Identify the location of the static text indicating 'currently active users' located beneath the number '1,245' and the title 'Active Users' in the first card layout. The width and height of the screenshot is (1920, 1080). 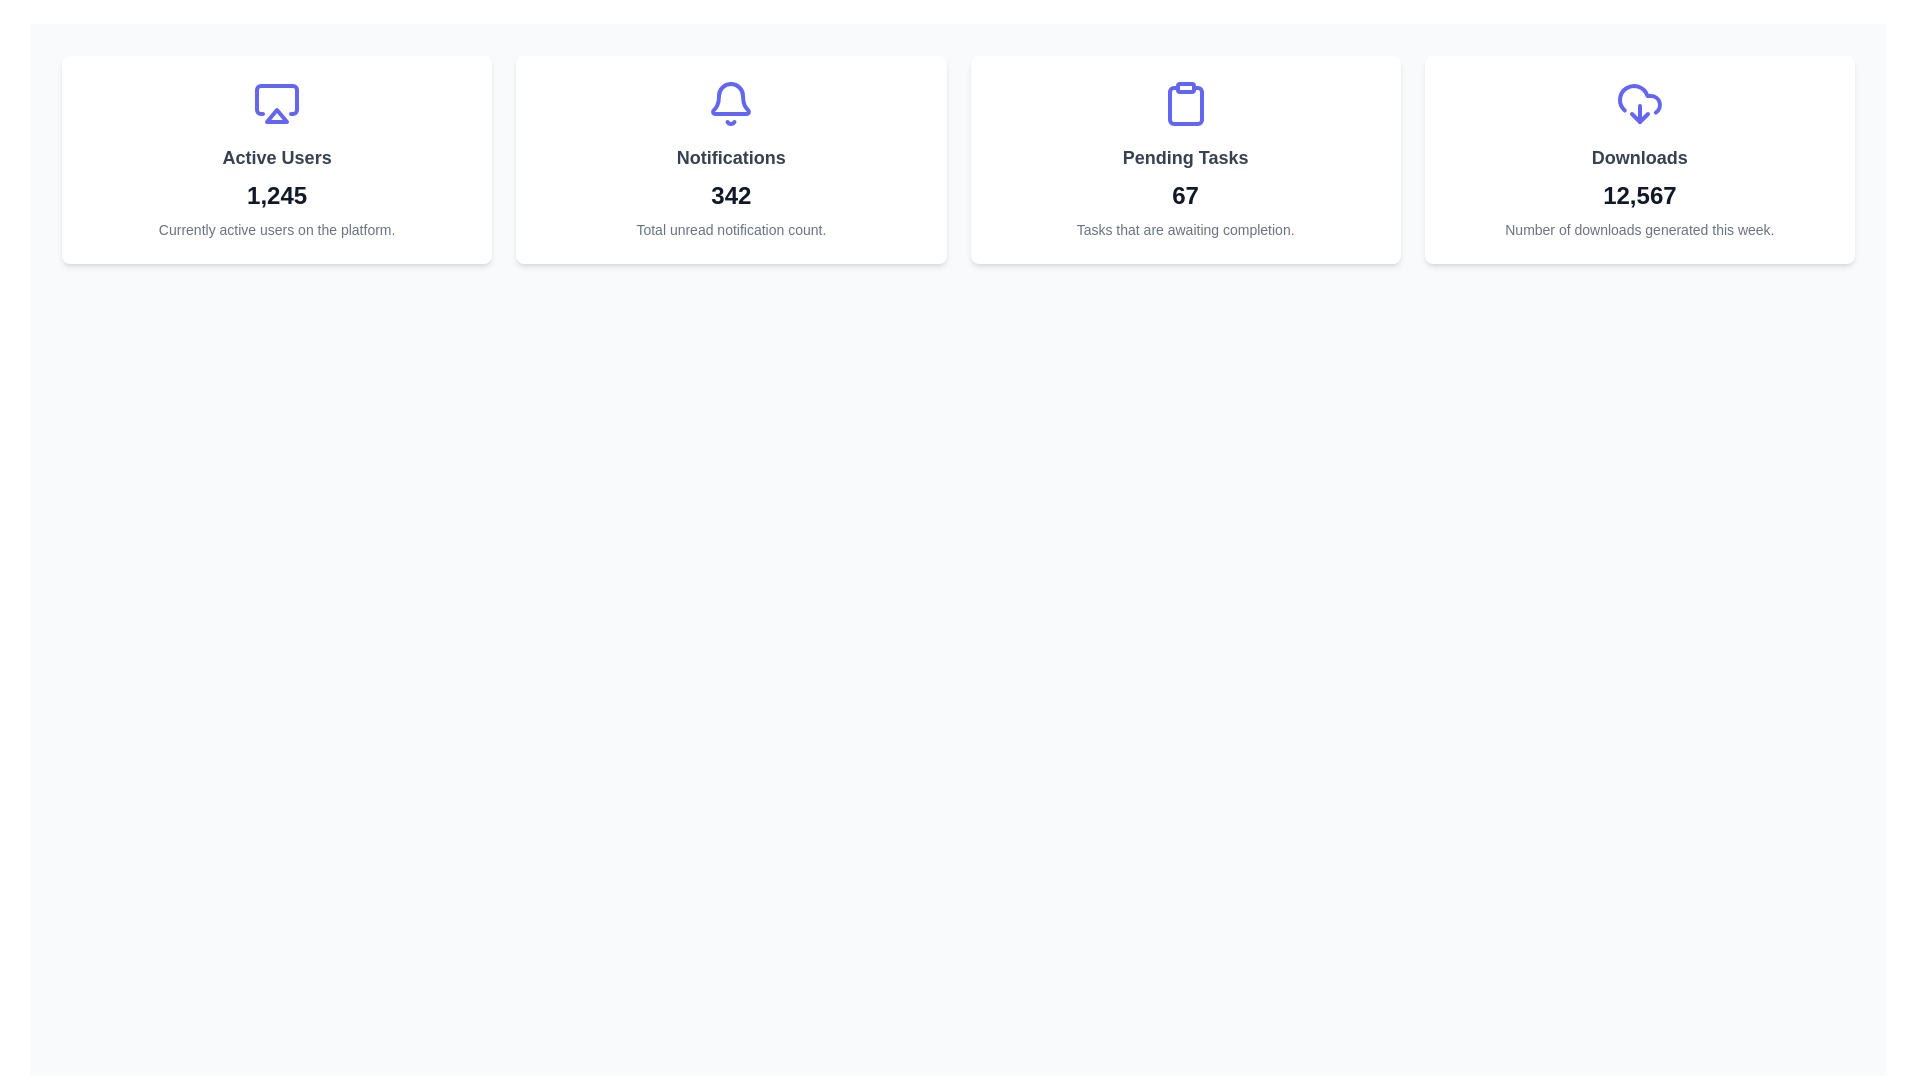
(276, 229).